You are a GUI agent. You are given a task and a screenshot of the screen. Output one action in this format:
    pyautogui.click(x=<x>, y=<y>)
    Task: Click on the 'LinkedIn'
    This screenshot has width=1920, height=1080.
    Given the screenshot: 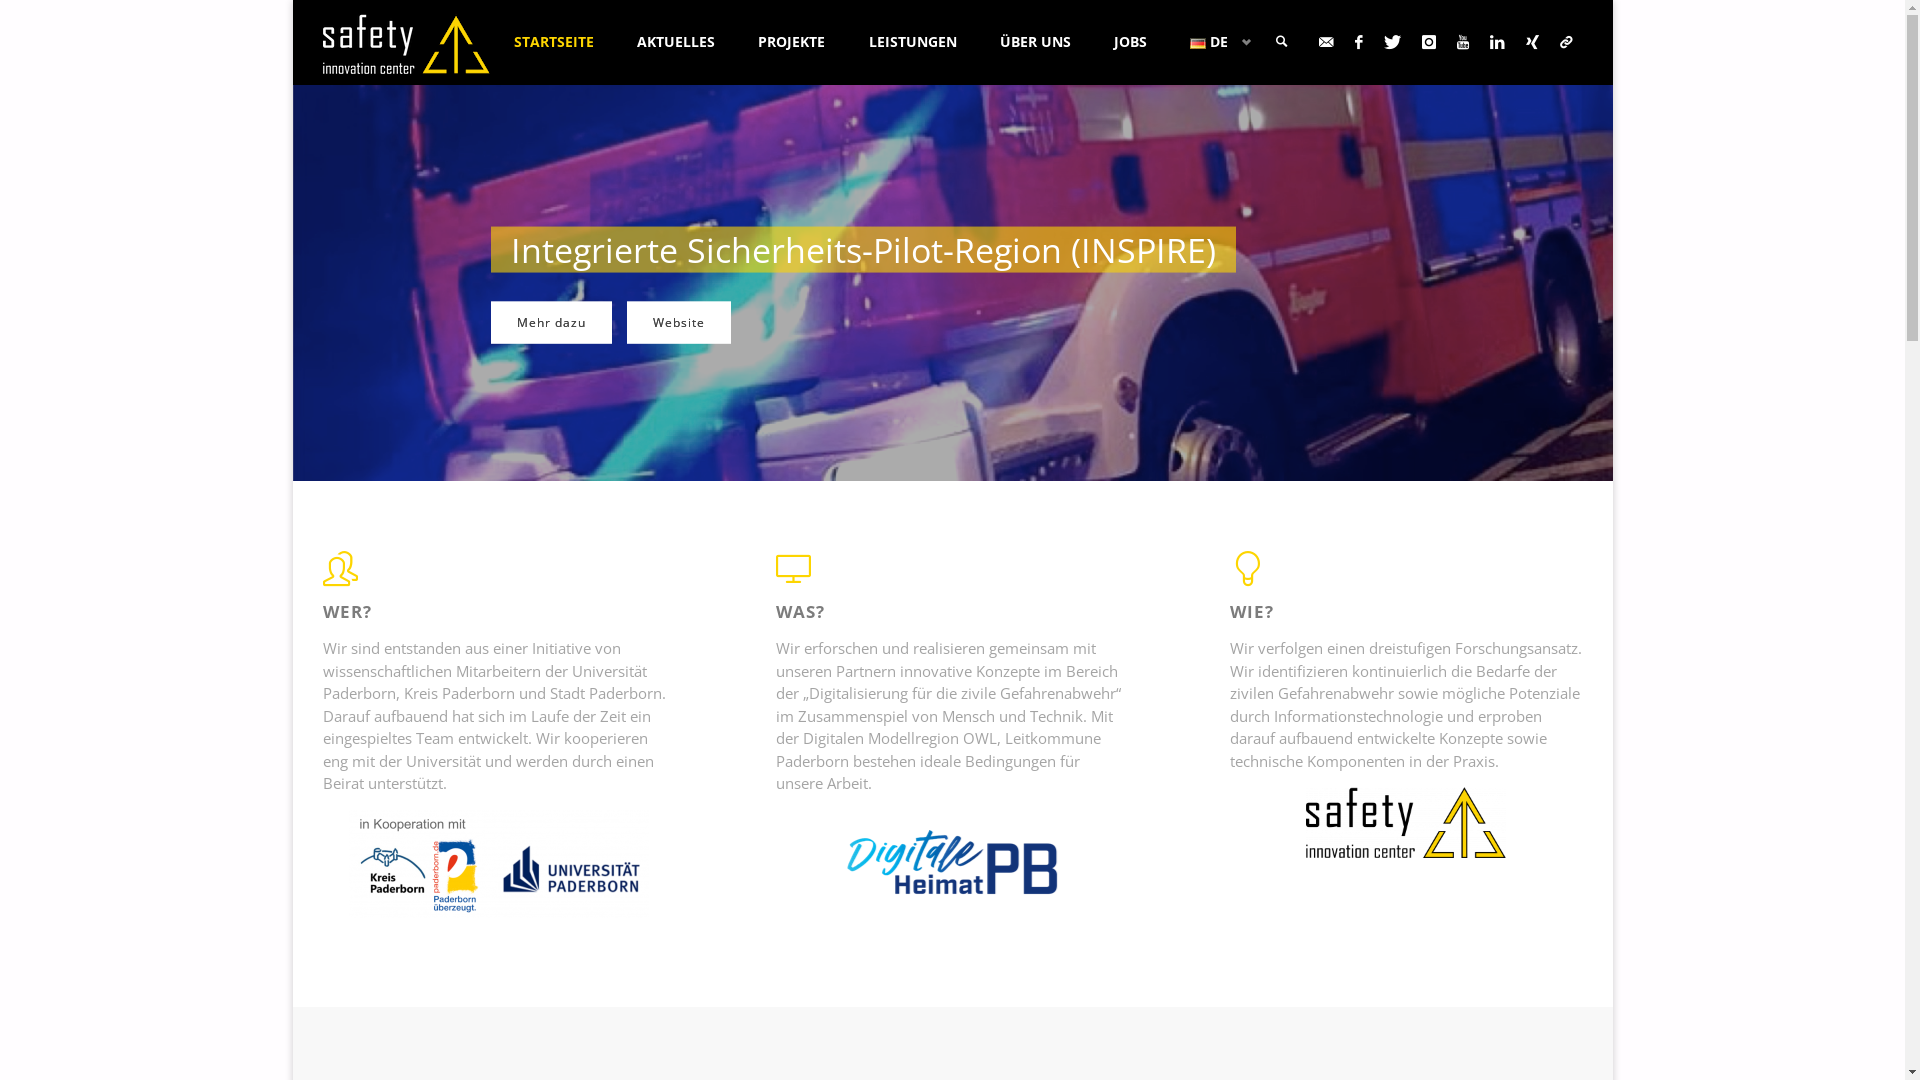 What is the action you would take?
    pyautogui.click(x=1479, y=42)
    